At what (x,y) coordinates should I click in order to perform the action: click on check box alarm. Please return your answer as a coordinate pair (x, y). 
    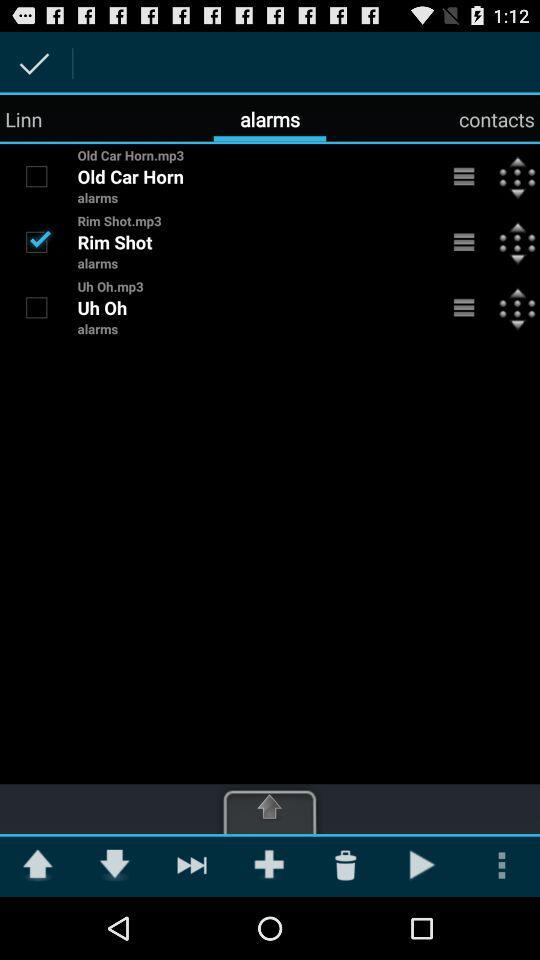
    Looking at the image, I should click on (36, 240).